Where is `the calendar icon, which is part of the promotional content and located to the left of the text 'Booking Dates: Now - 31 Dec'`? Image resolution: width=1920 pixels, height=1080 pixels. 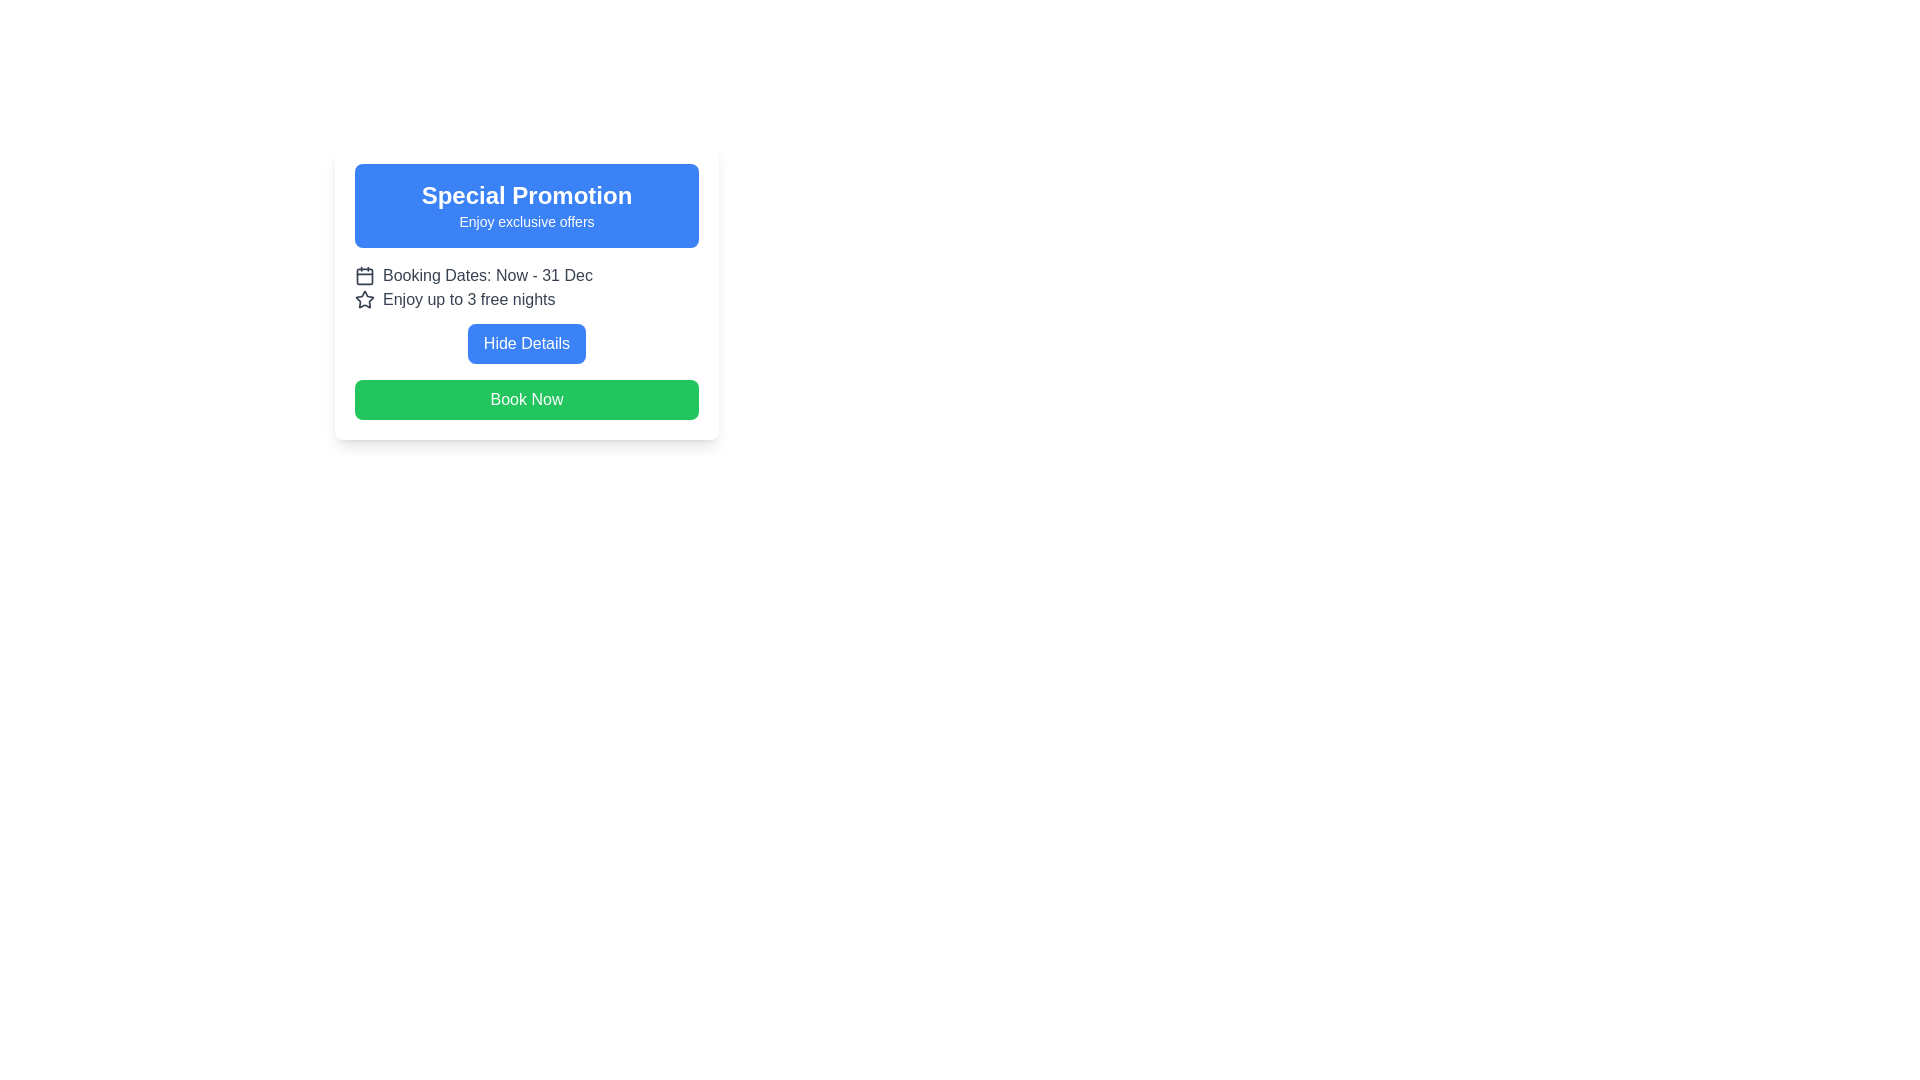
the calendar icon, which is part of the promotional content and located to the left of the text 'Booking Dates: Now - 31 Dec' is located at coordinates (364, 276).